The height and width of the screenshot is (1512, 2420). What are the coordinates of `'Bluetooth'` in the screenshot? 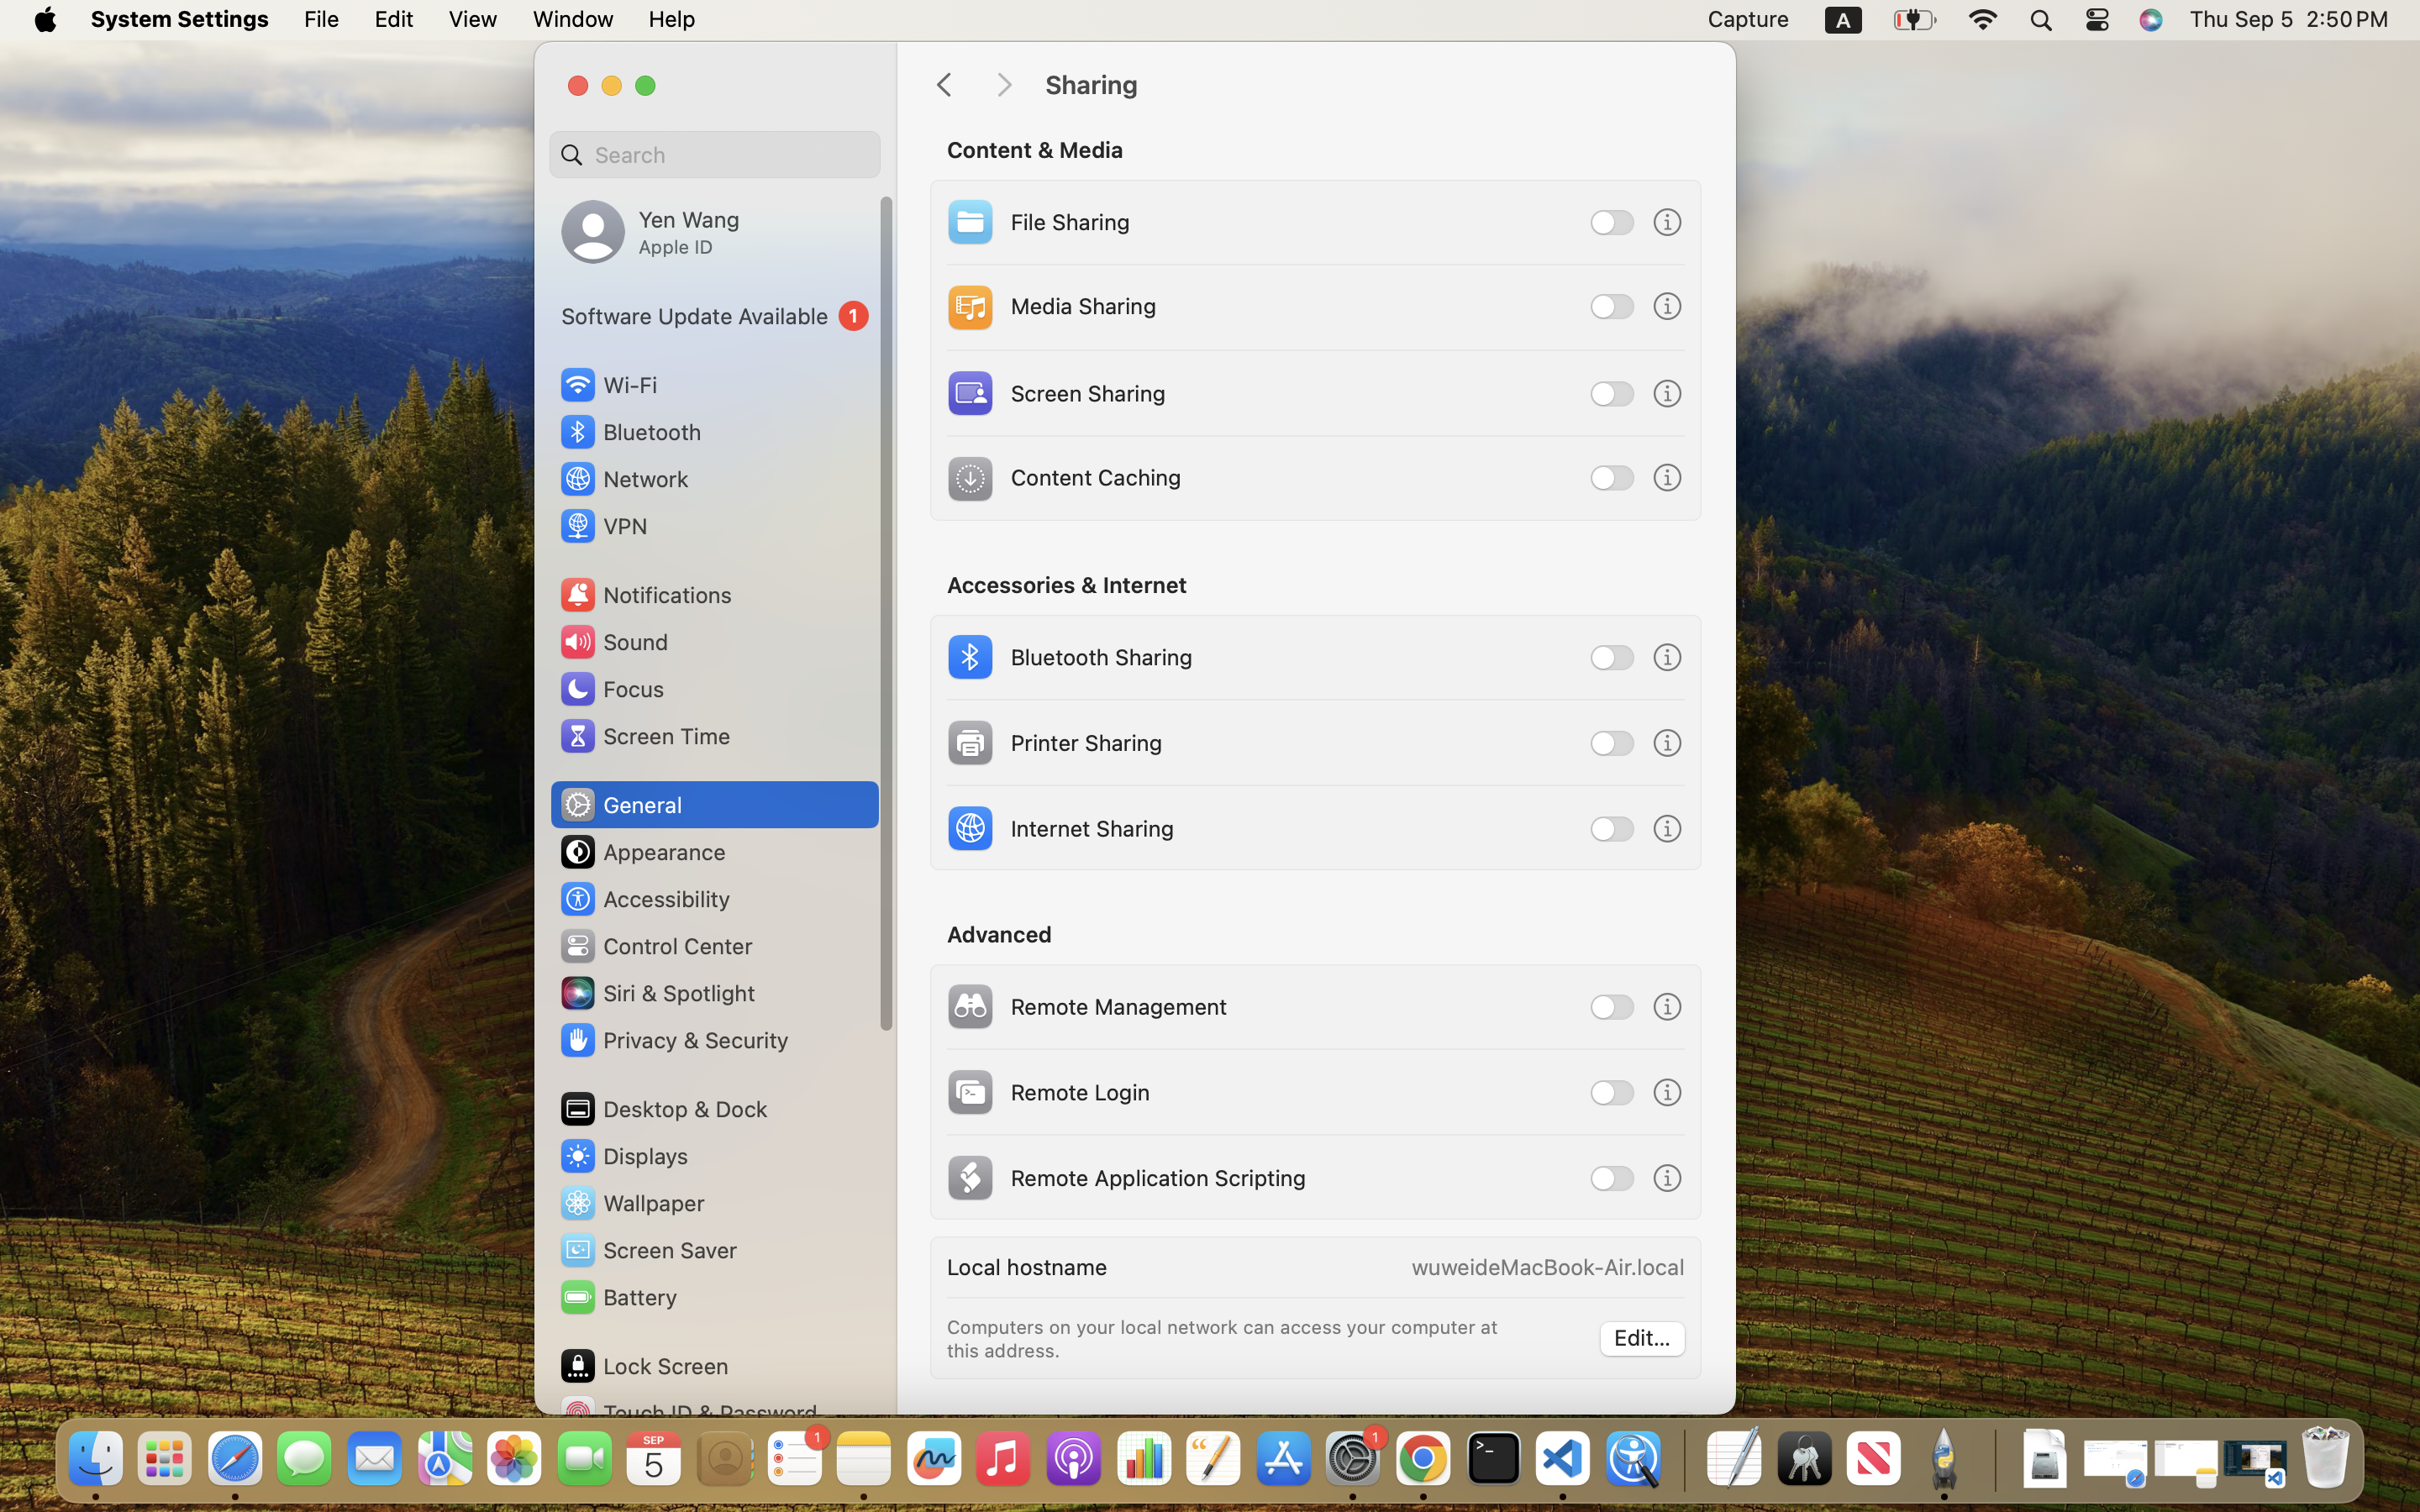 It's located at (629, 431).